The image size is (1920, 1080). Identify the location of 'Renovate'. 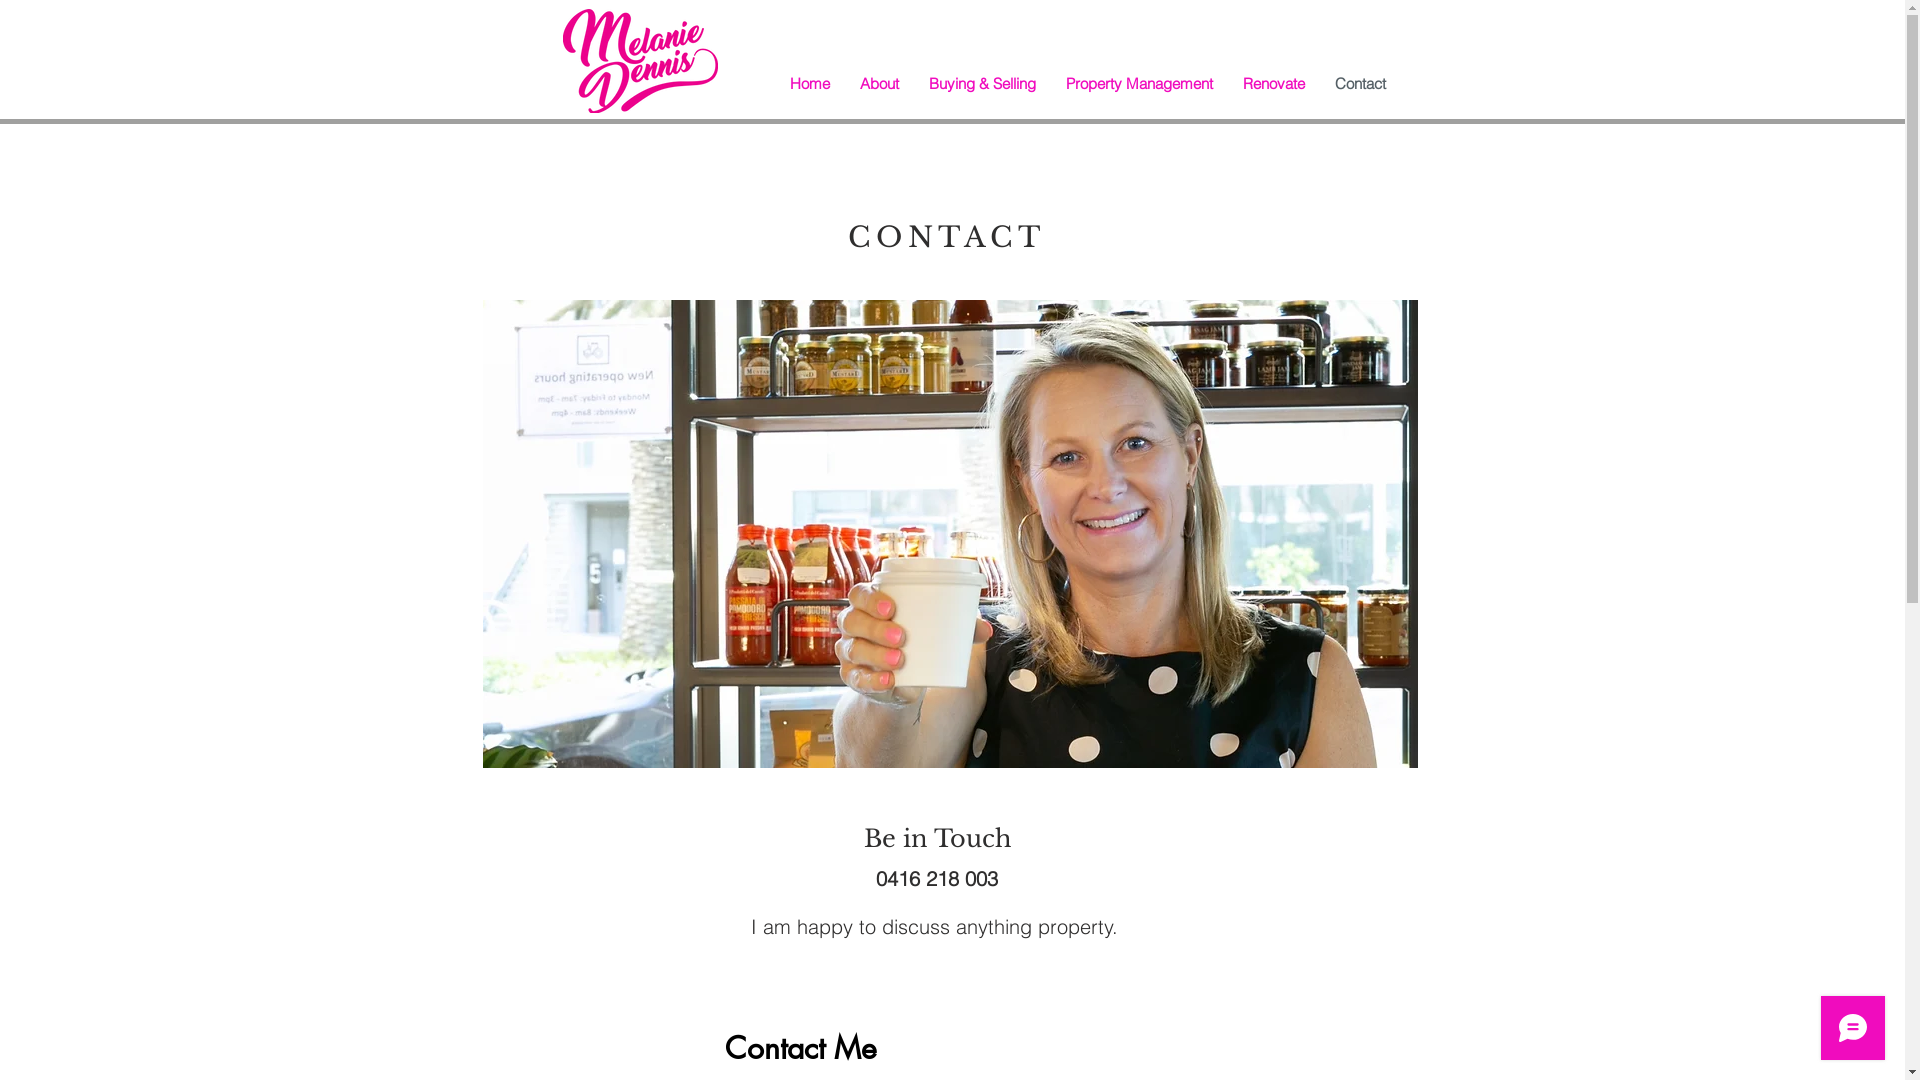
(1272, 83).